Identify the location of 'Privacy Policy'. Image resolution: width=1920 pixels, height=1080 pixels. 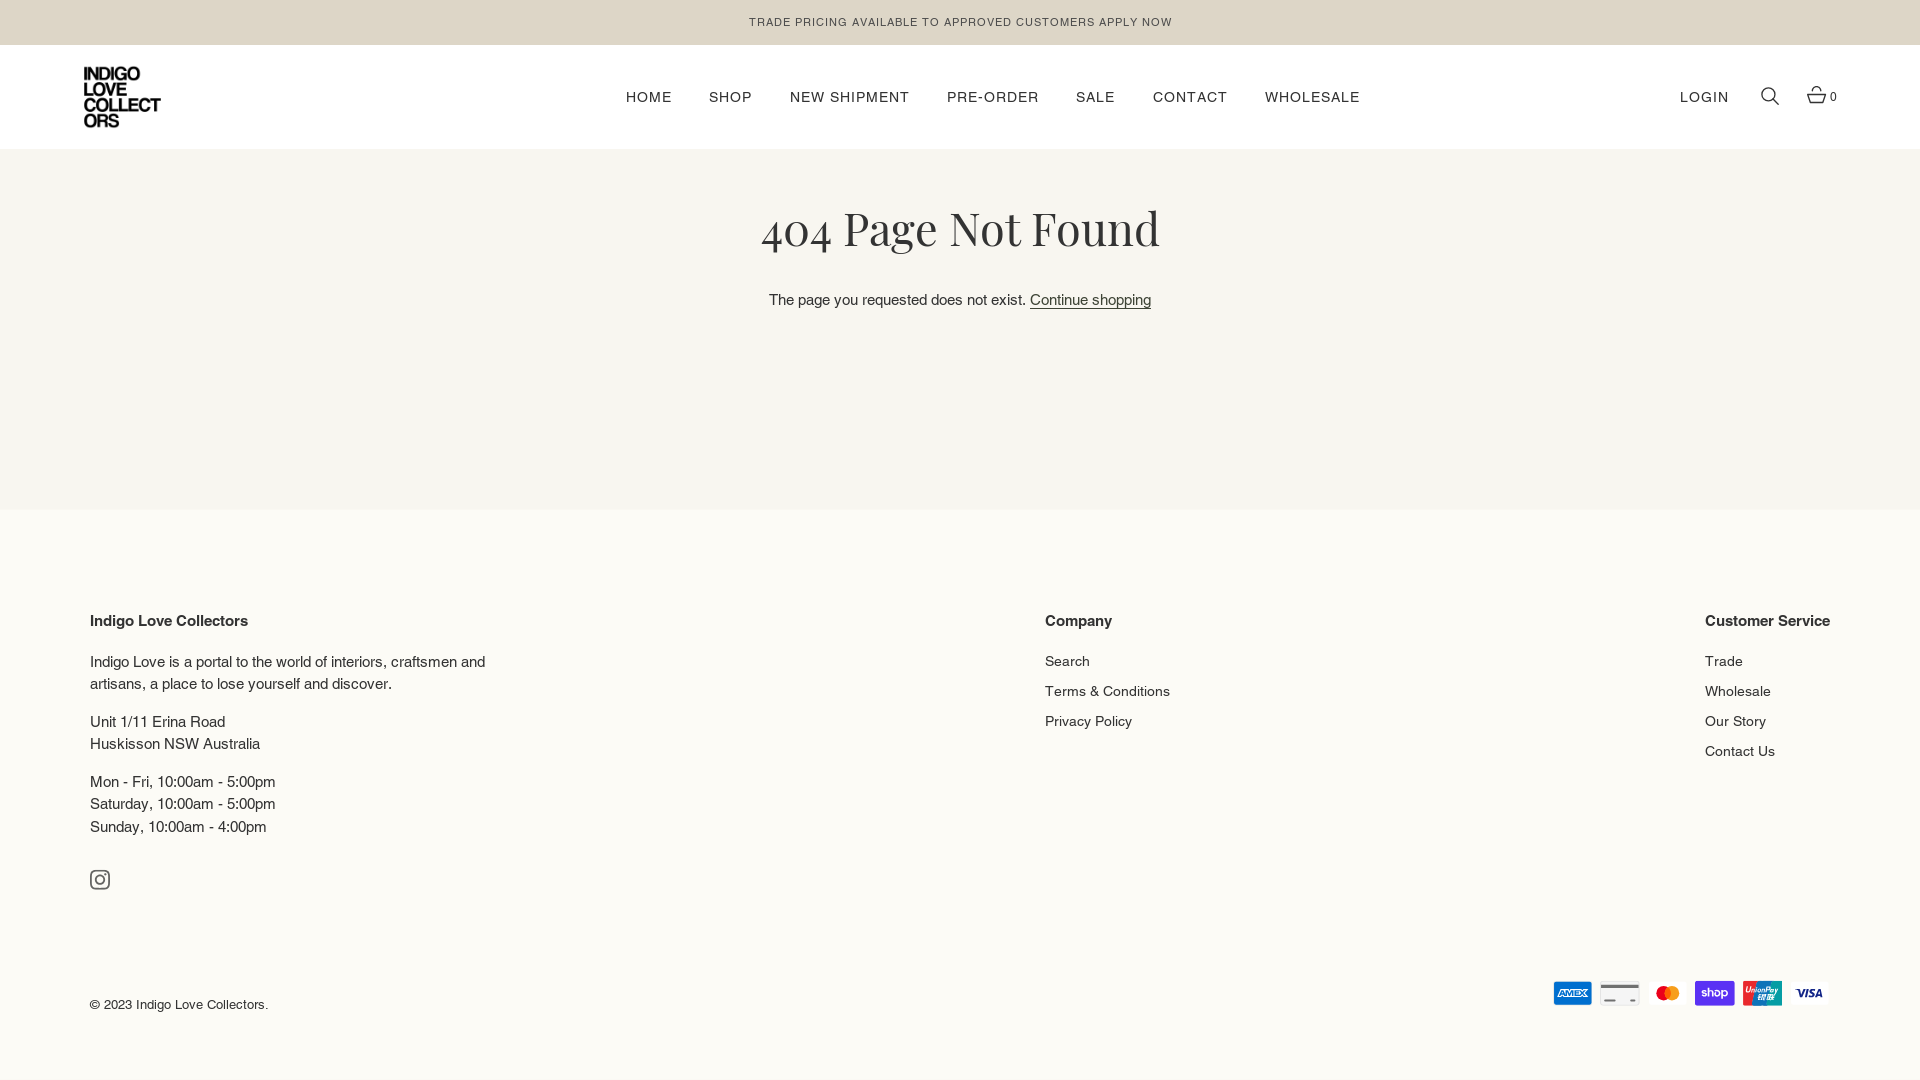
(1087, 716).